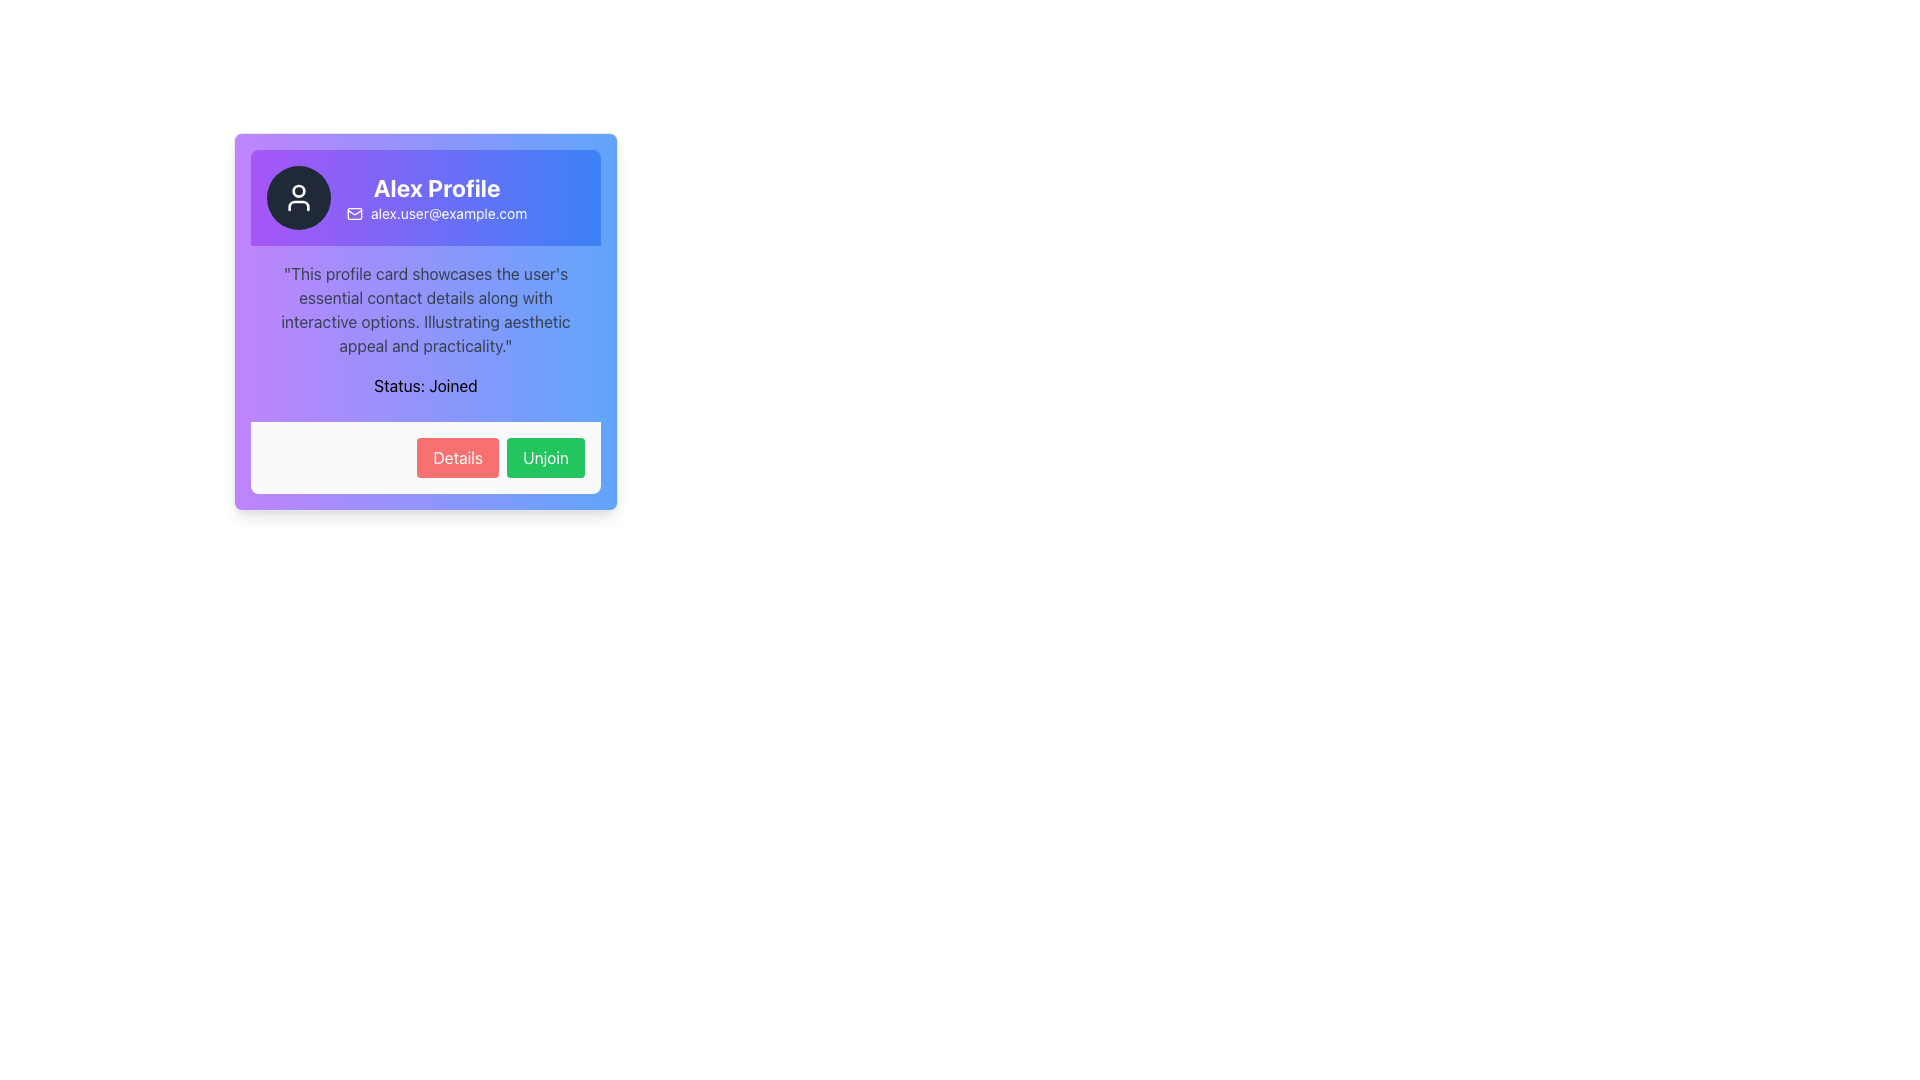 This screenshot has height=1080, width=1920. What do you see at coordinates (297, 197) in the screenshot?
I see `the user's profile image icon located to the left of the 'Alex Profile' text in the upper part of the profile card` at bounding box center [297, 197].